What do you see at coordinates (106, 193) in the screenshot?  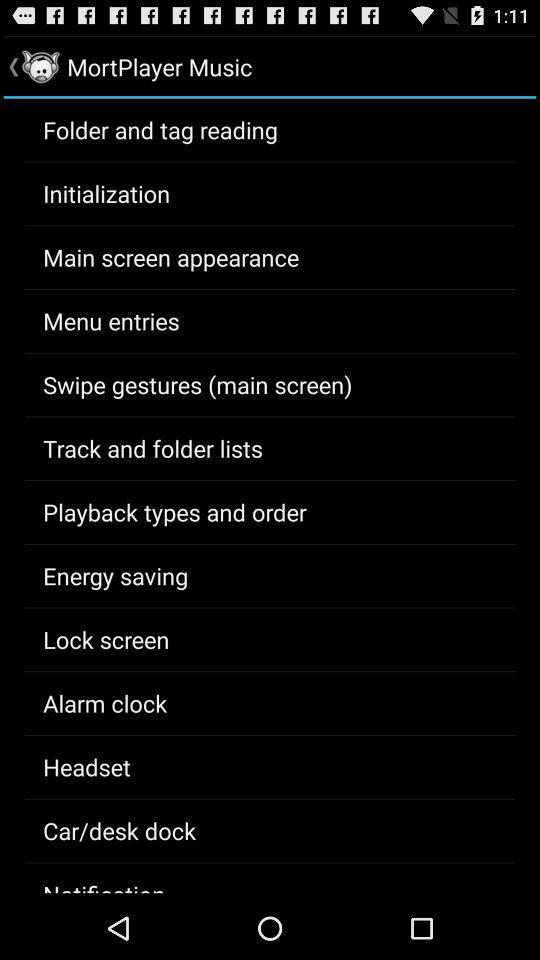 I see `item below the folder and tag app` at bounding box center [106, 193].